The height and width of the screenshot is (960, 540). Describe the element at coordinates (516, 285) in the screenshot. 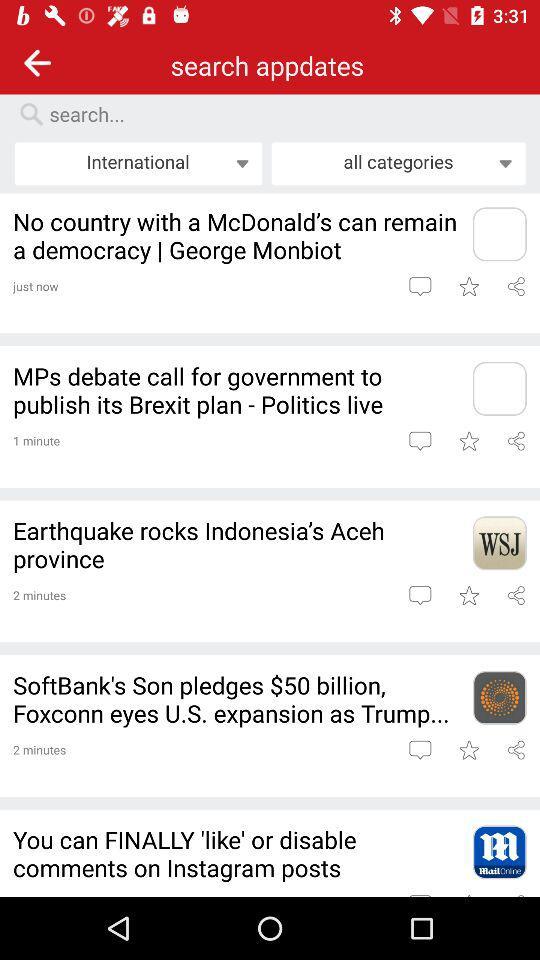

I see `share the first article` at that location.